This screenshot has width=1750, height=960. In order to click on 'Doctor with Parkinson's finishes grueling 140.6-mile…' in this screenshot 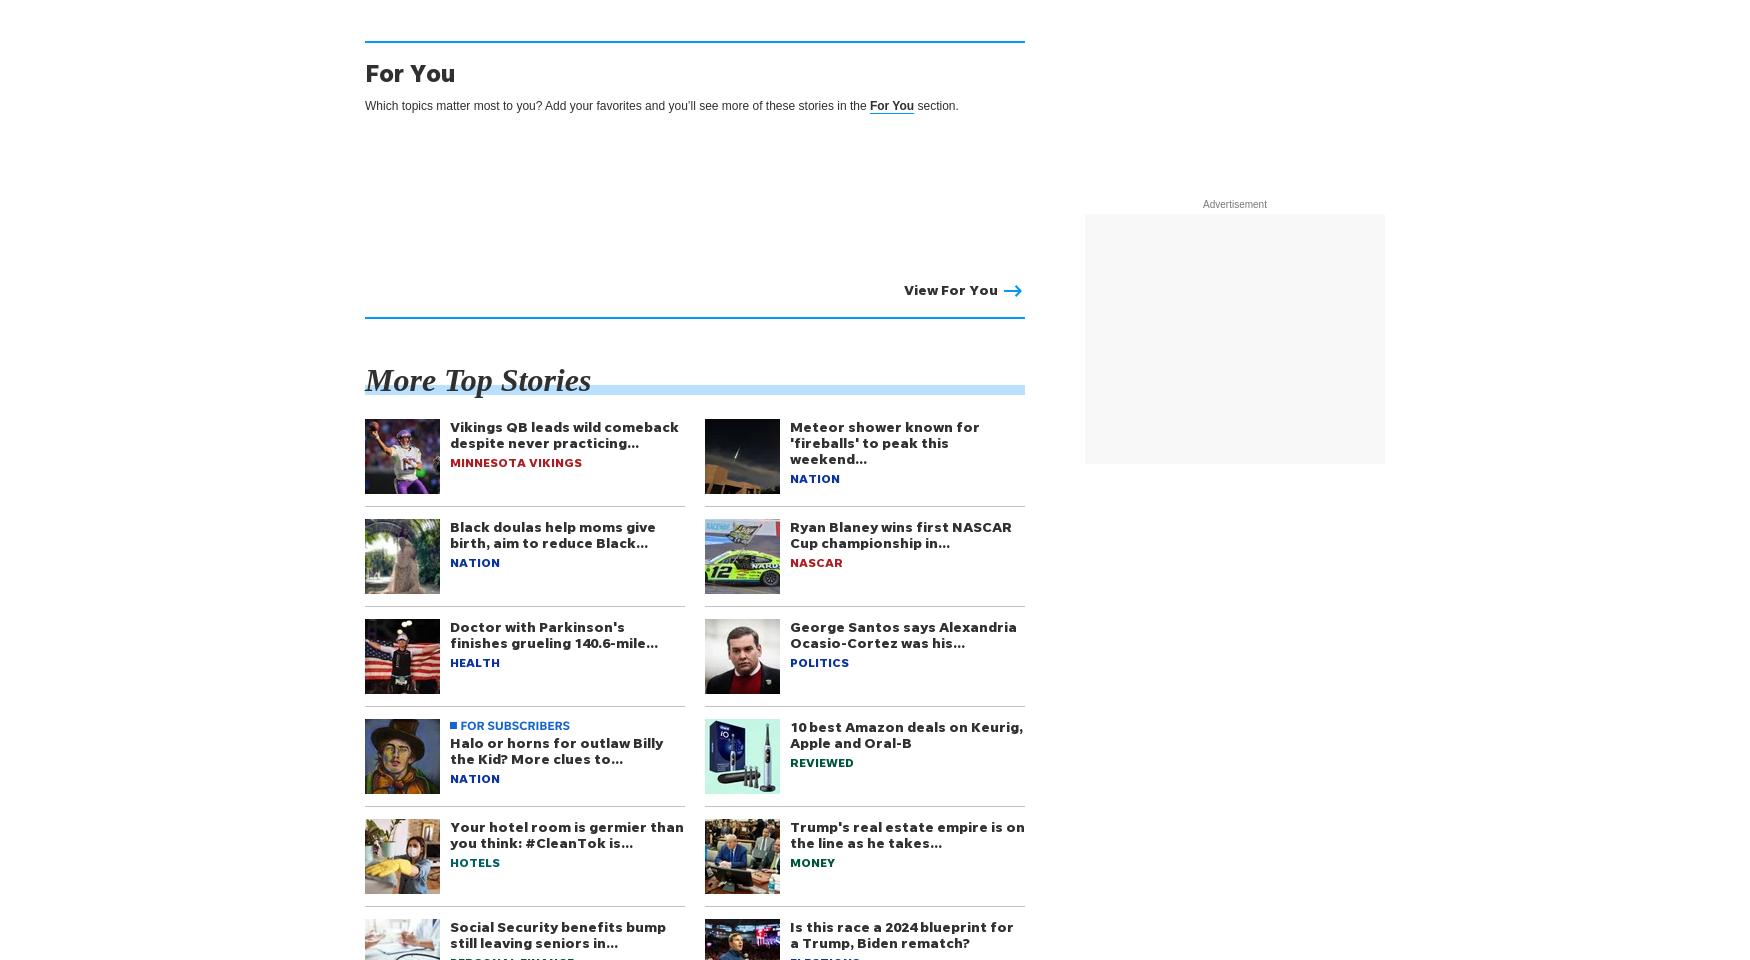, I will do `click(553, 633)`.